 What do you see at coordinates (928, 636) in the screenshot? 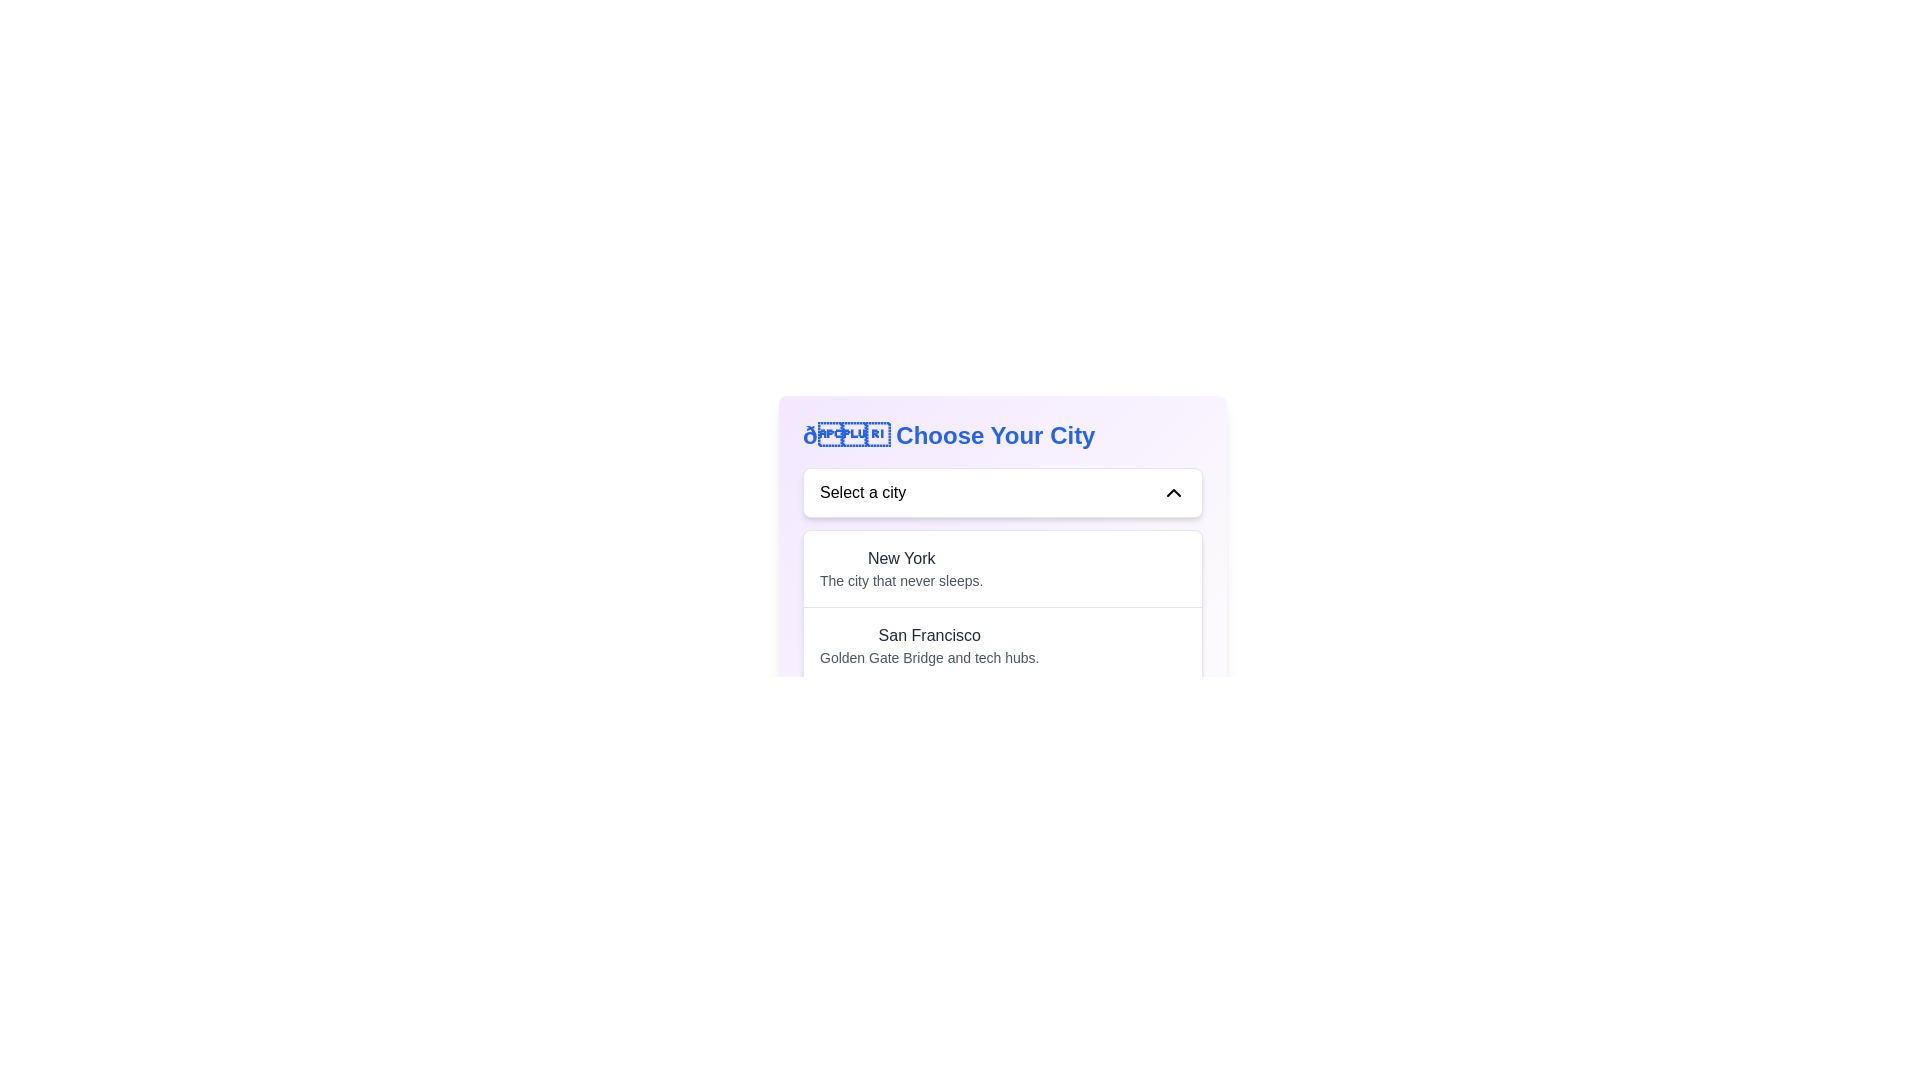
I see `the text label representing the choice of the city 'San Francisco' in the city selection interface` at bounding box center [928, 636].